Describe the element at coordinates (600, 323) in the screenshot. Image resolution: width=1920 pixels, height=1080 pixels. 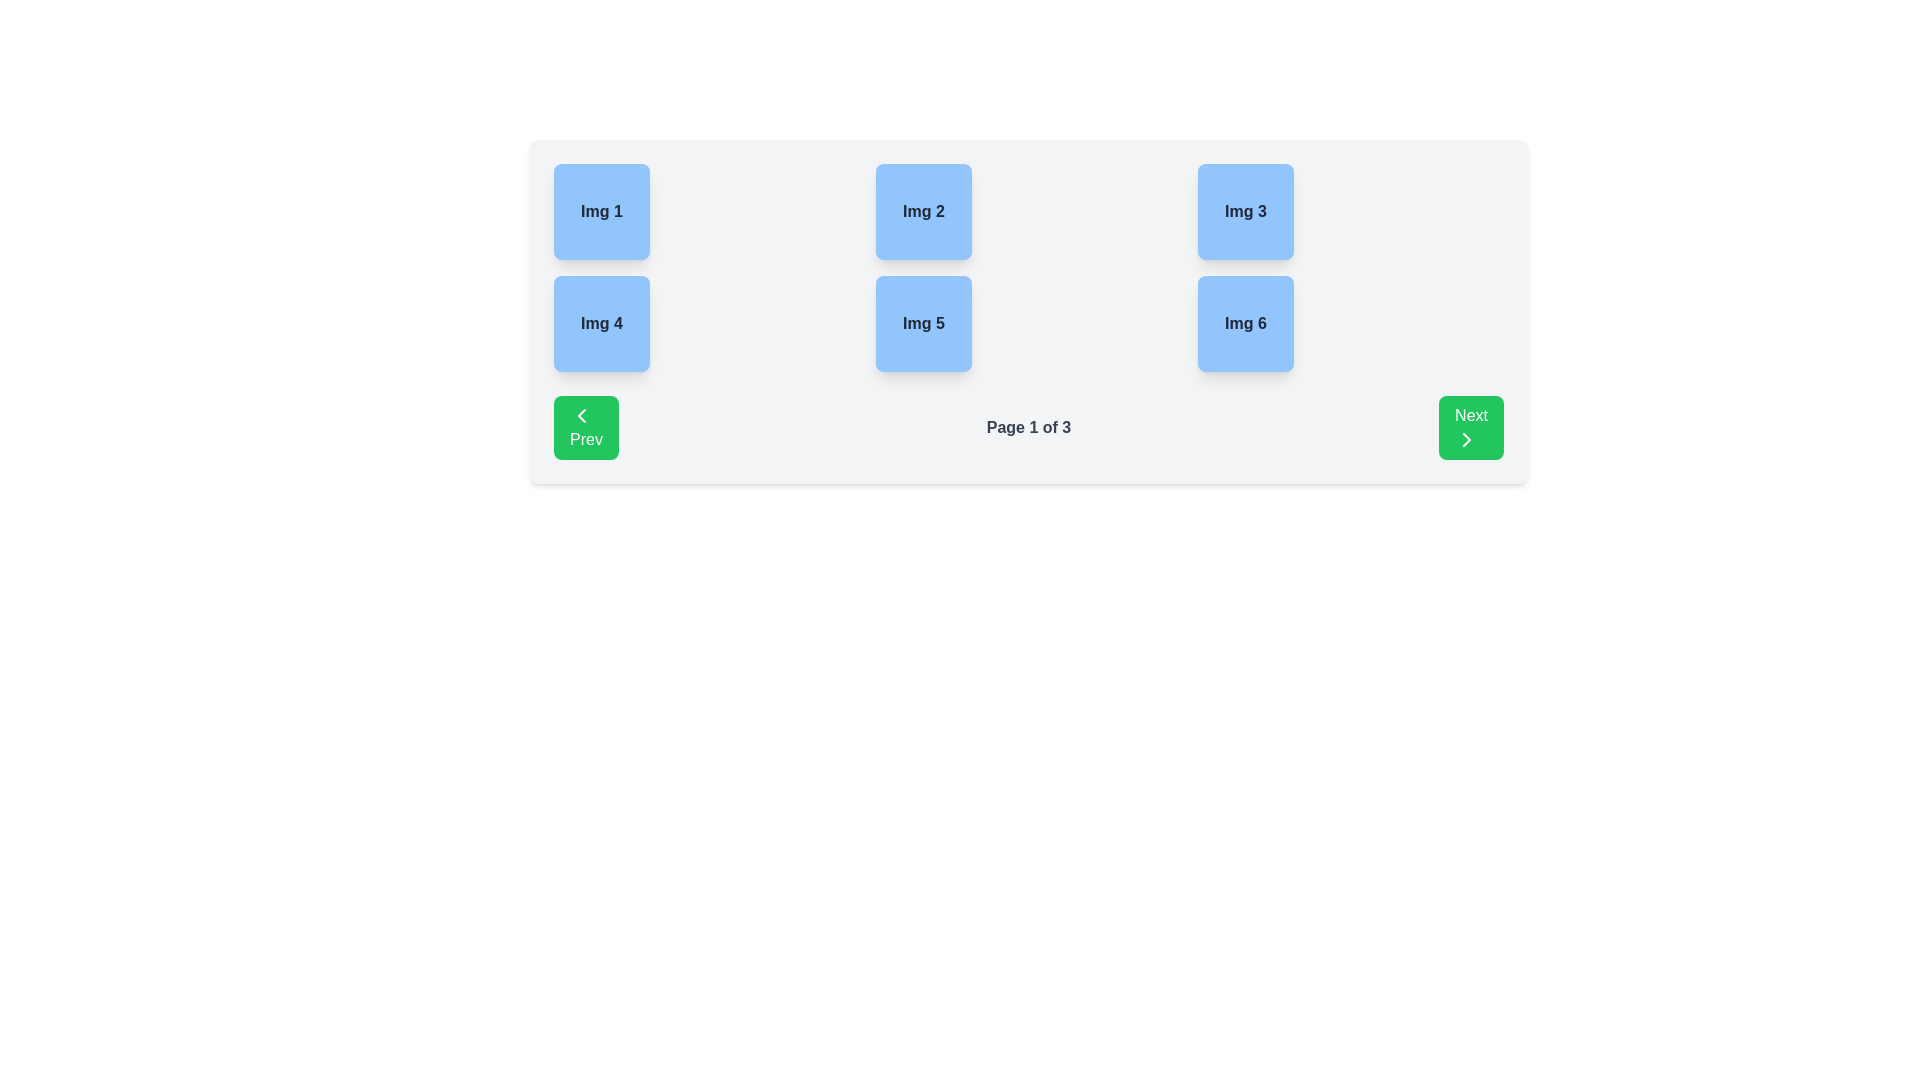
I see `the text label 'Img 4', which is located at the center of the leftmost column of a grid of light blue square containers, positioned below 'Img 1' and above the navigation buttons 'Prev' and 'Next'` at that location.